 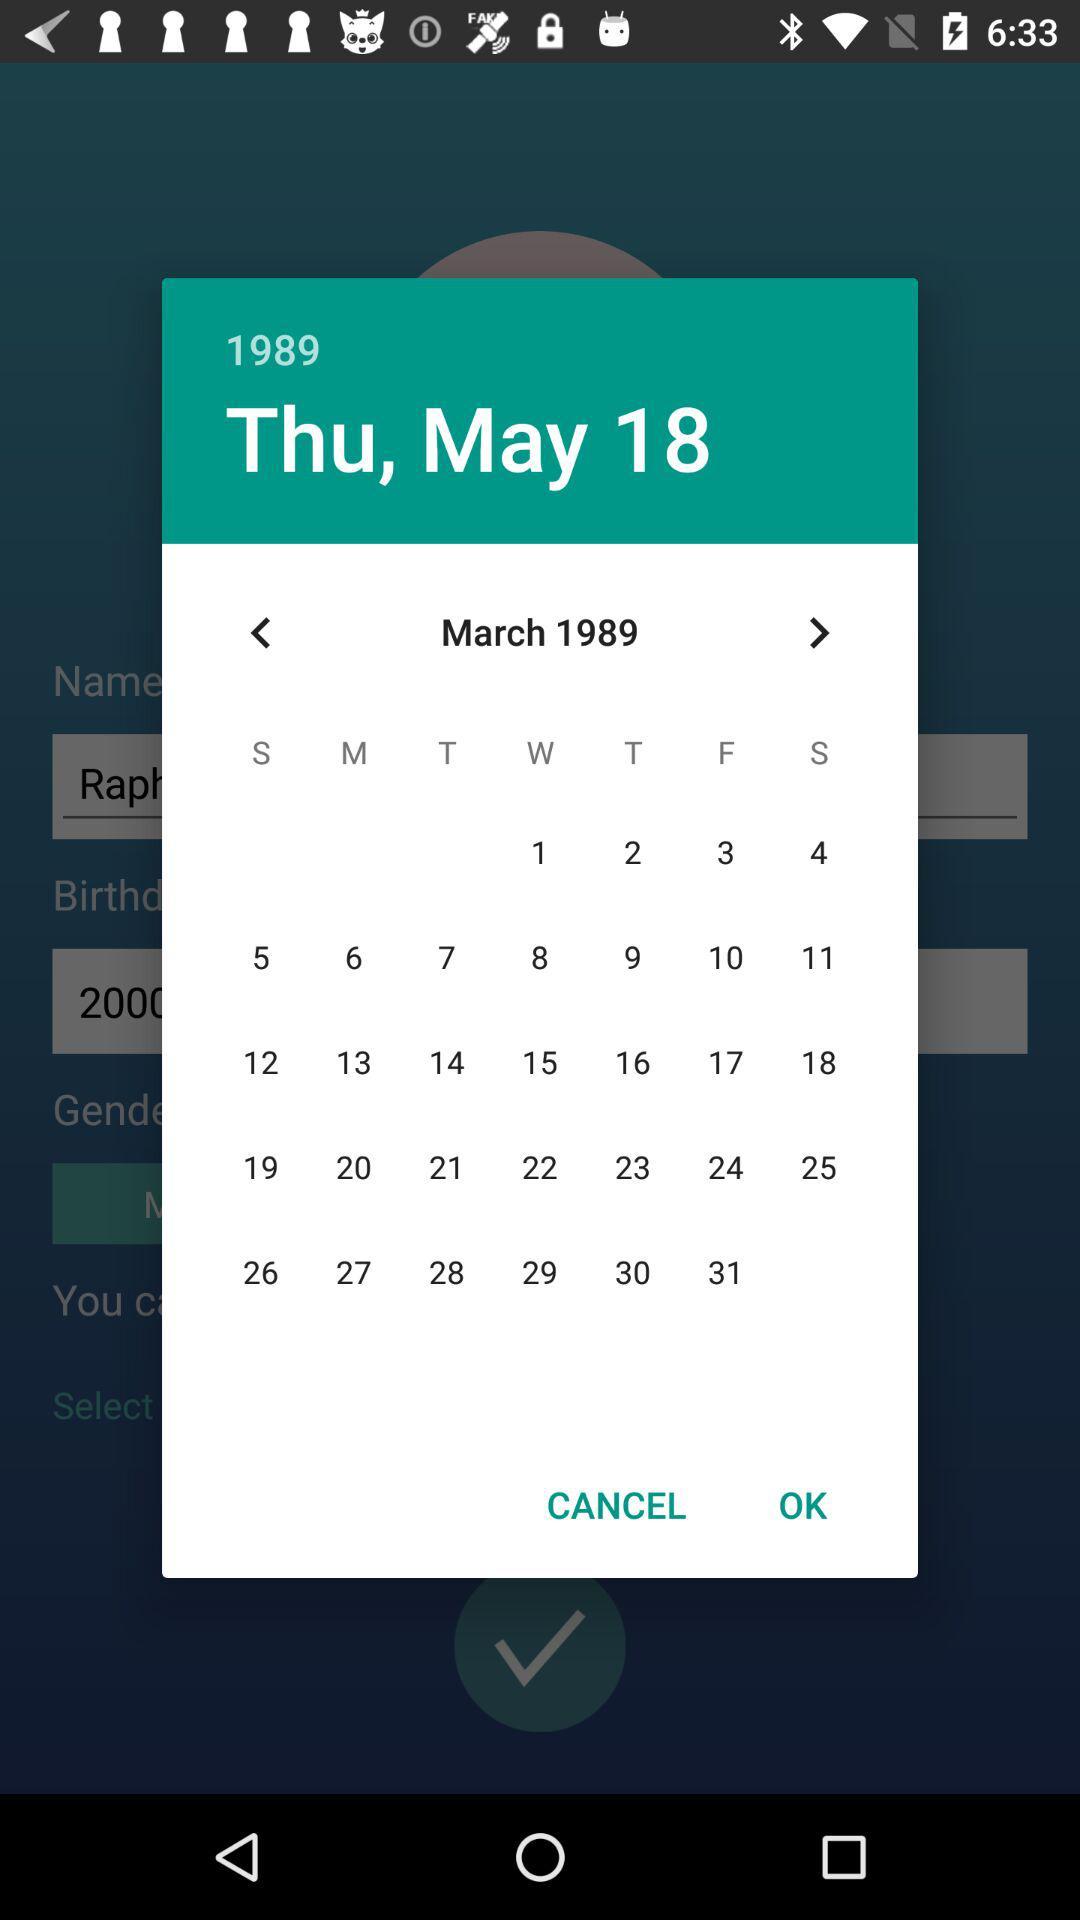 What do you see at coordinates (615, 1504) in the screenshot?
I see `cancel` at bounding box center [615, 1504].